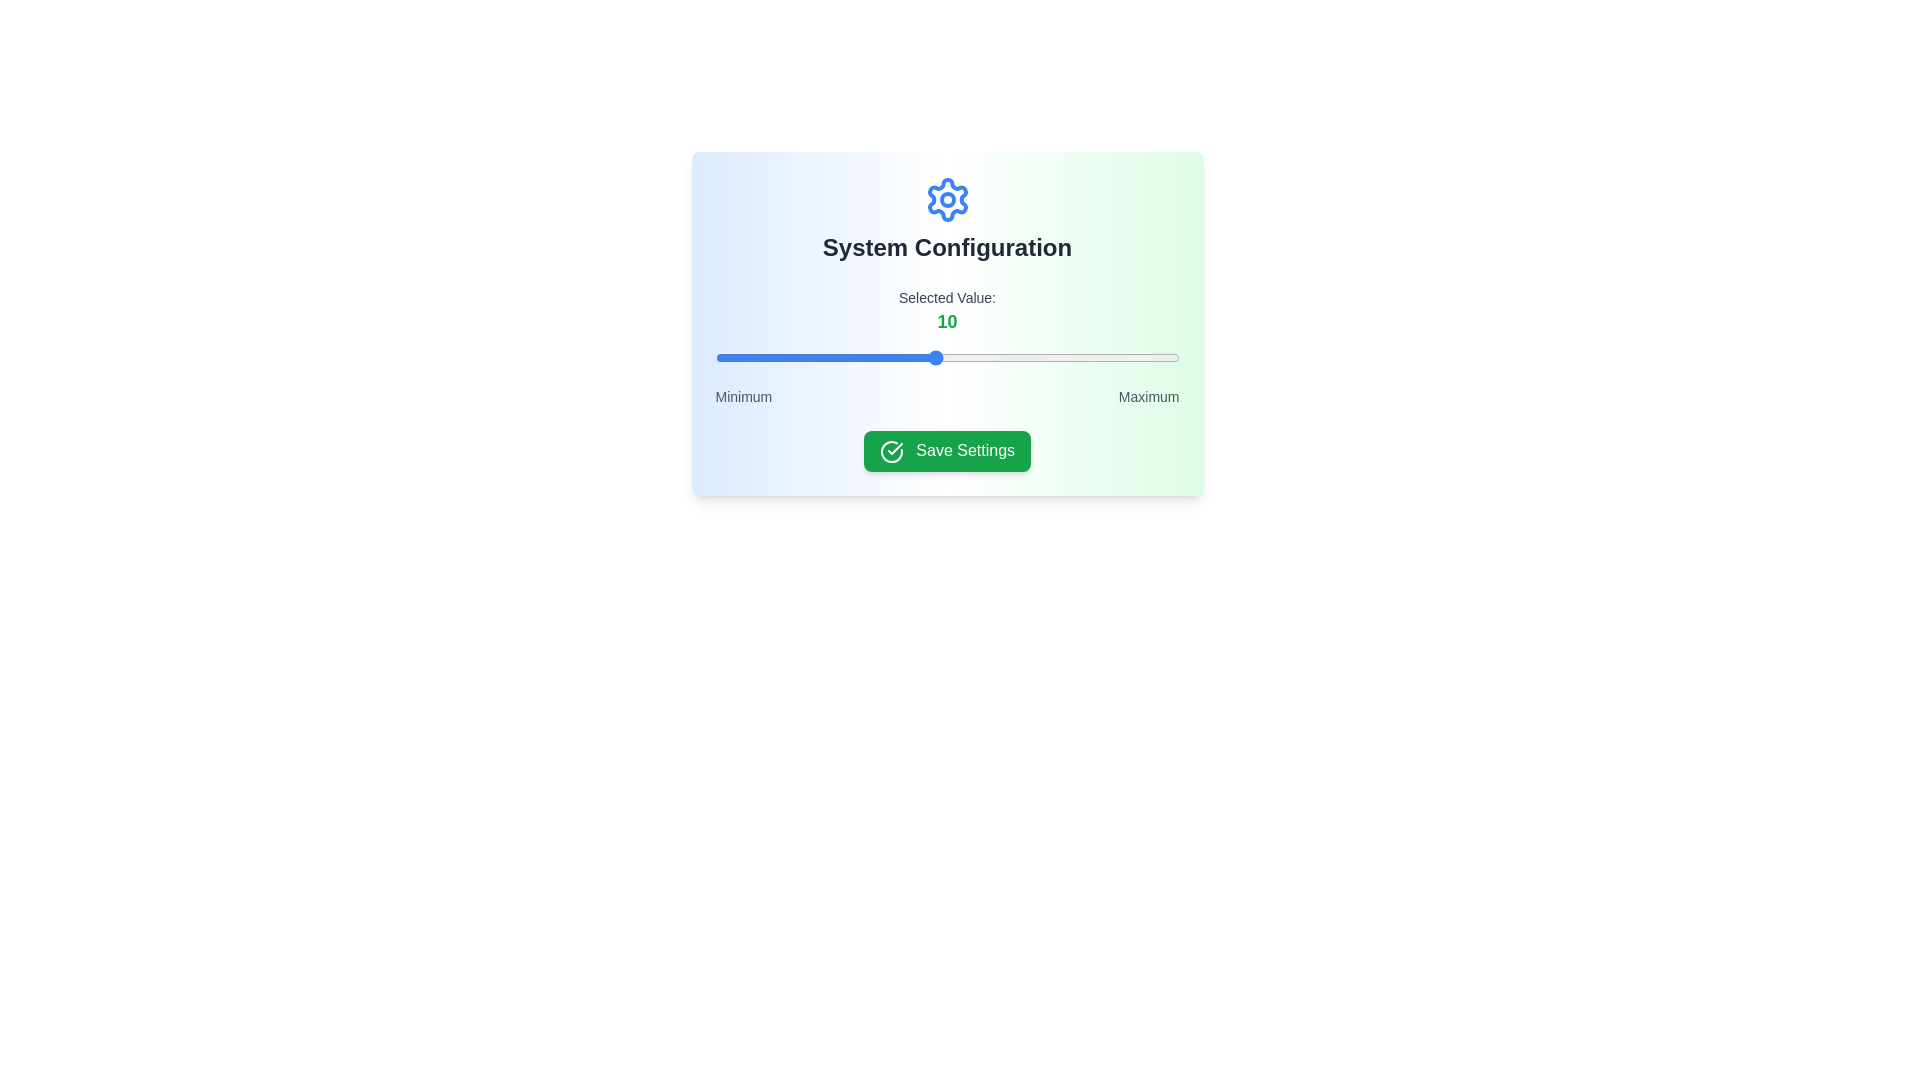 Image resolution: width=1920 pixels, height=1080 pixels. What do you see at coordinates (958, 357) in the screenshot?
I see `the slider to set the value to 11` at bounding box center [958, 357].